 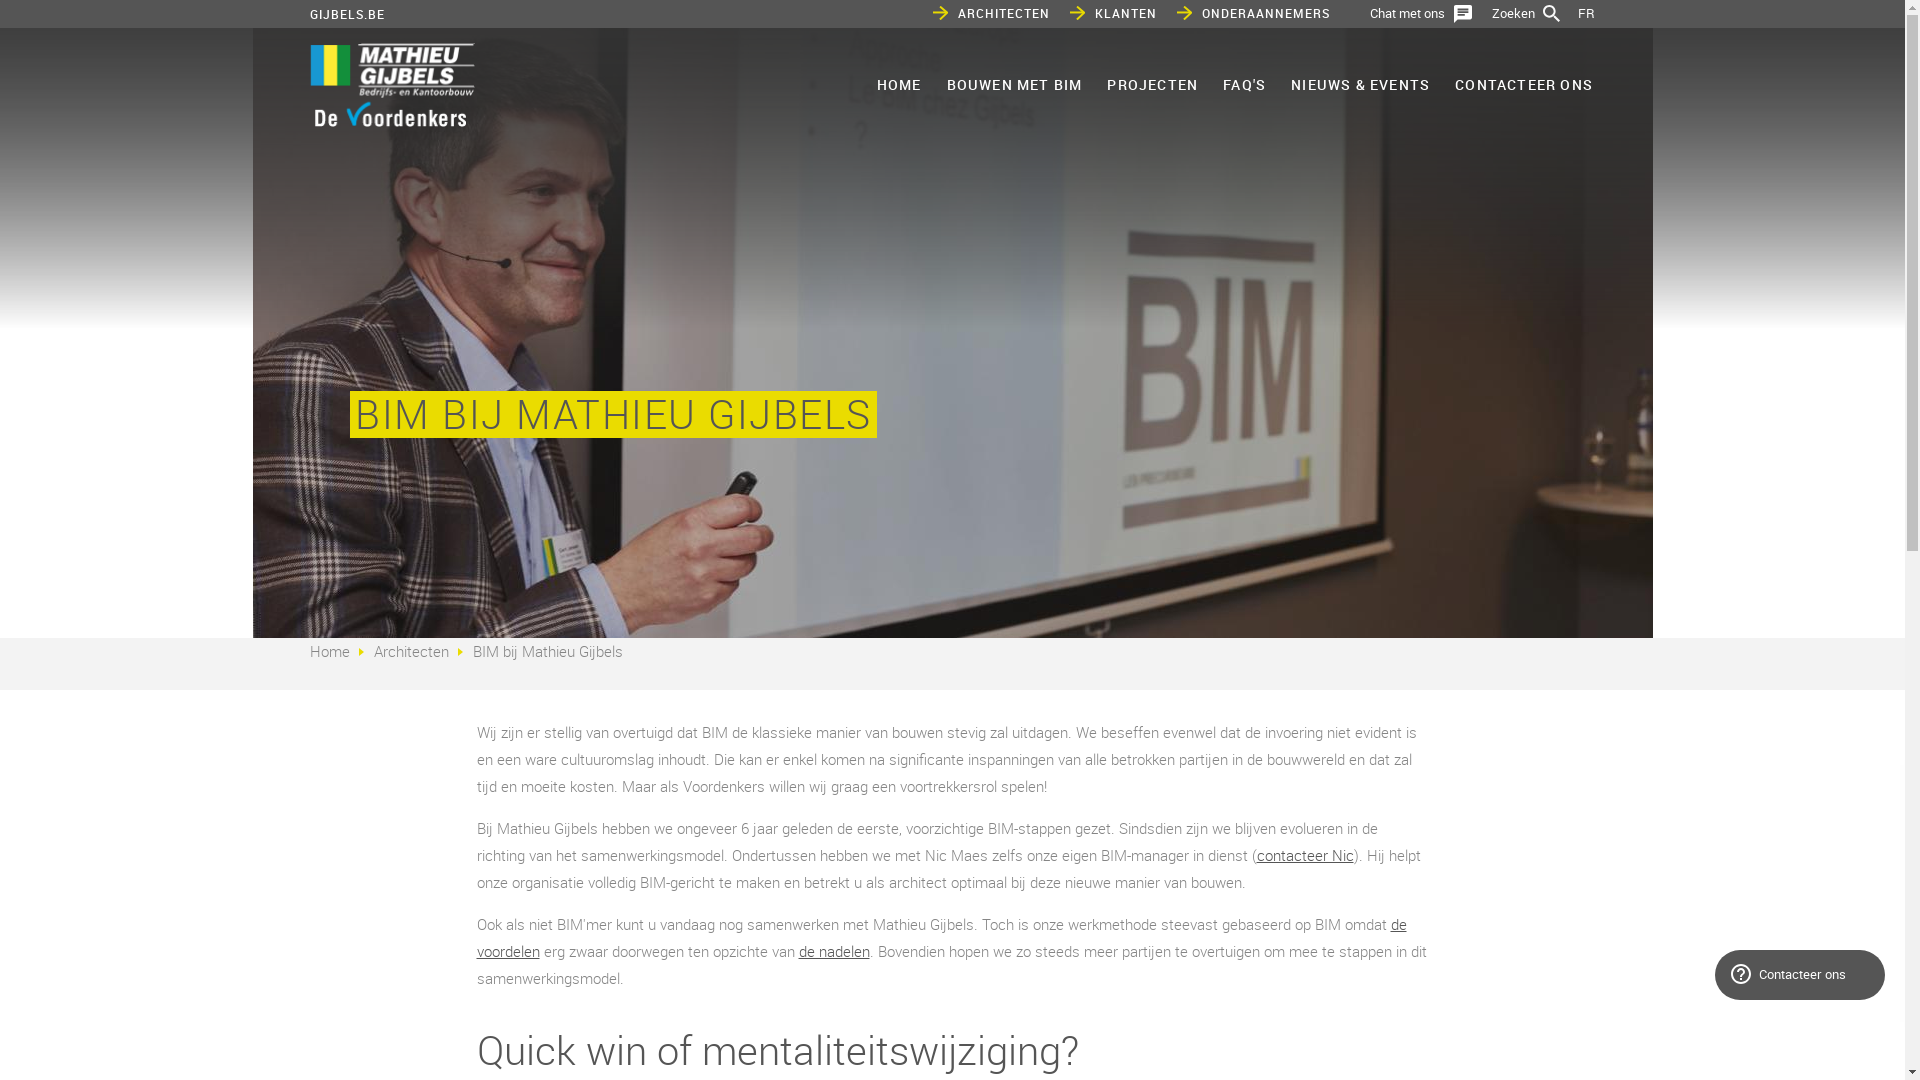 I want to click on 'KLANTEN', so click(x=1112, y=13).